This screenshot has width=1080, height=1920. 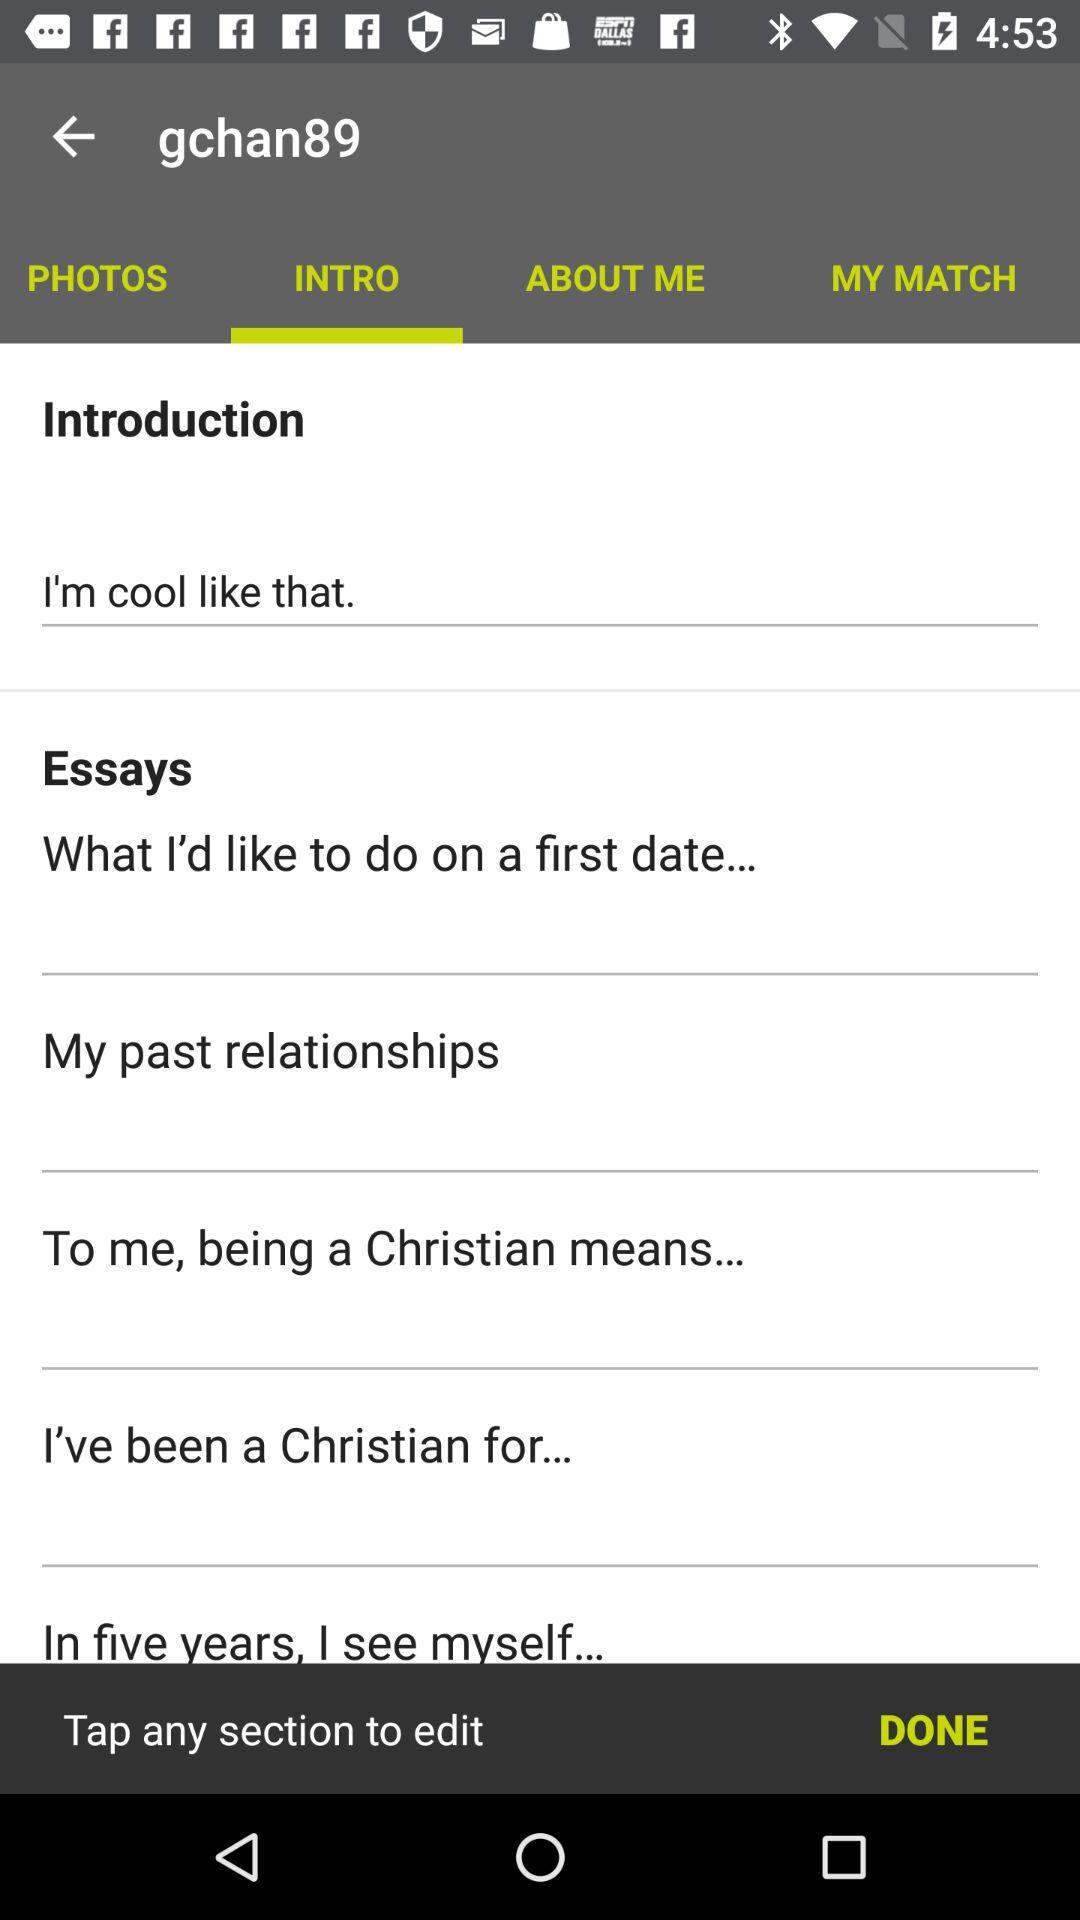 I want to click on type answer, so click(x=540, y=939).